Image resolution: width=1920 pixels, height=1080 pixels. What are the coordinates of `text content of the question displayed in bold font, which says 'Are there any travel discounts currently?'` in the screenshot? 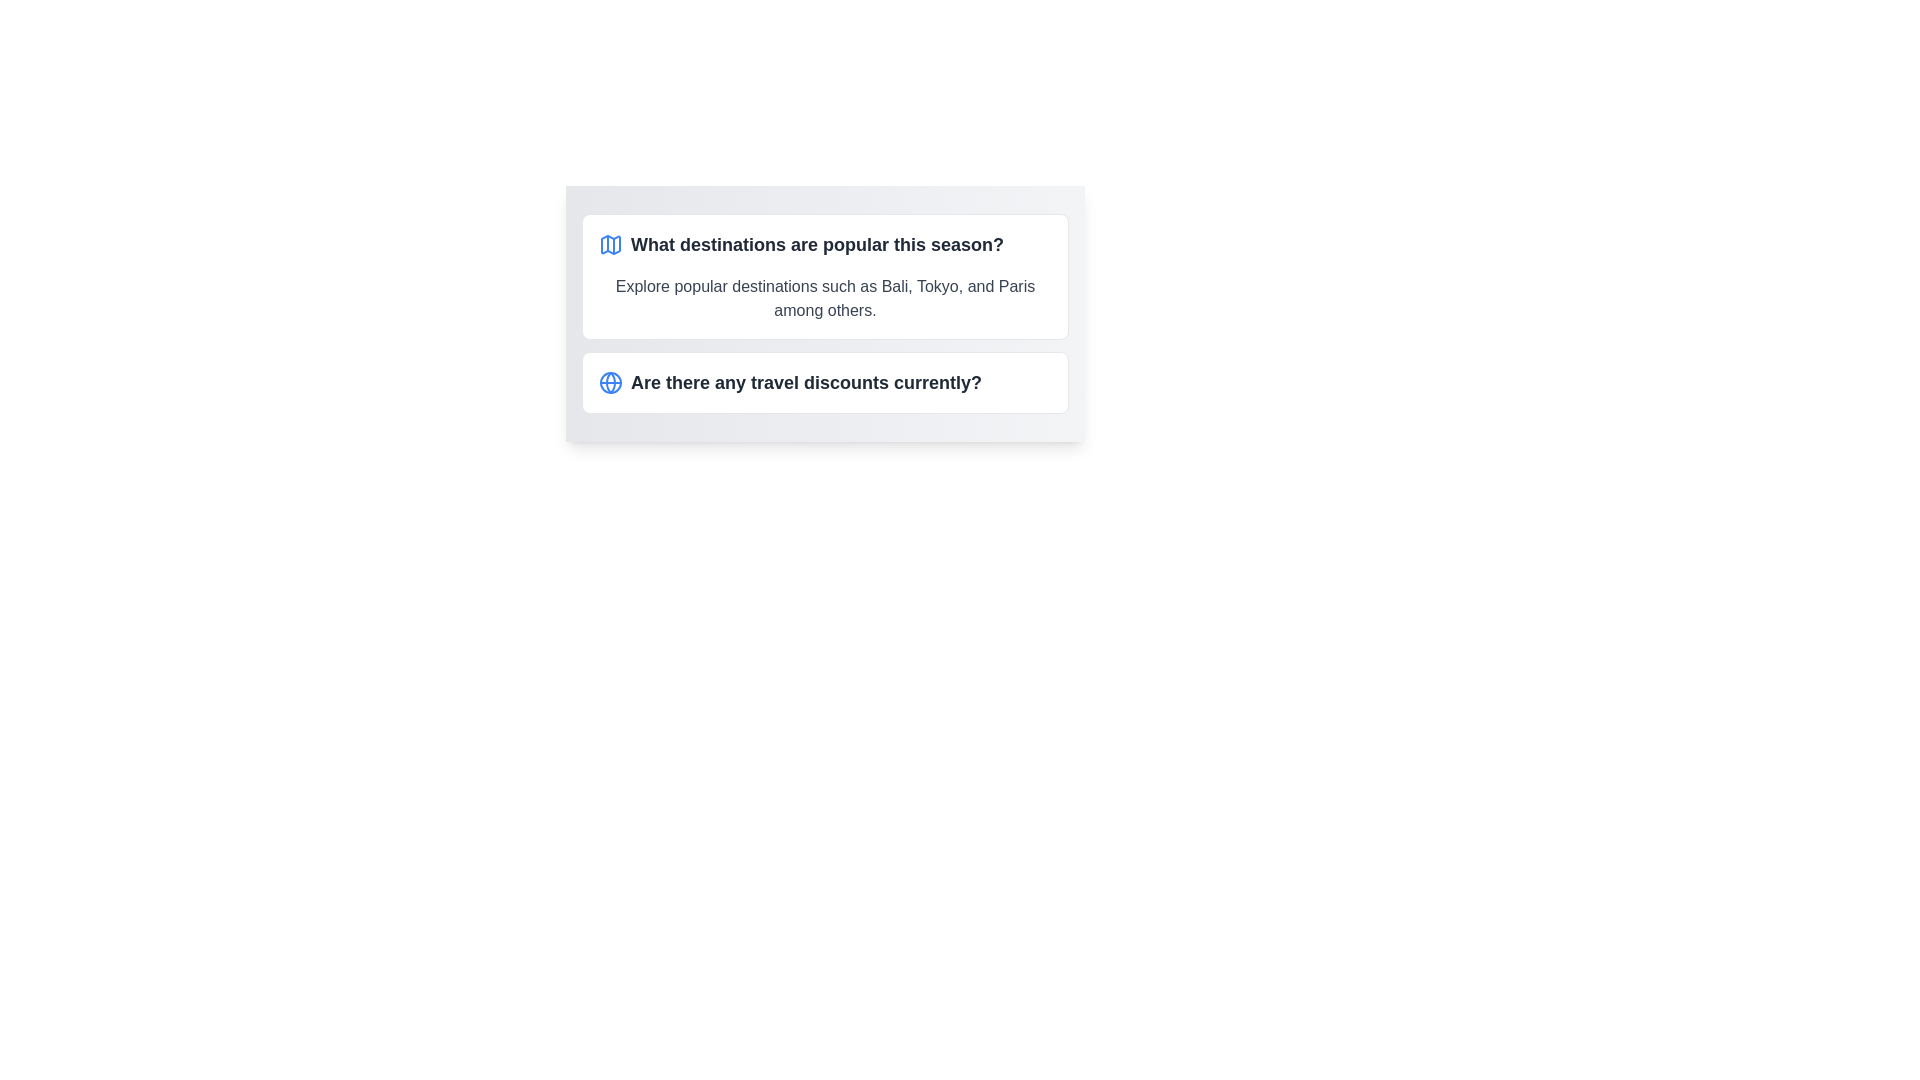 It's located at (806, 382).